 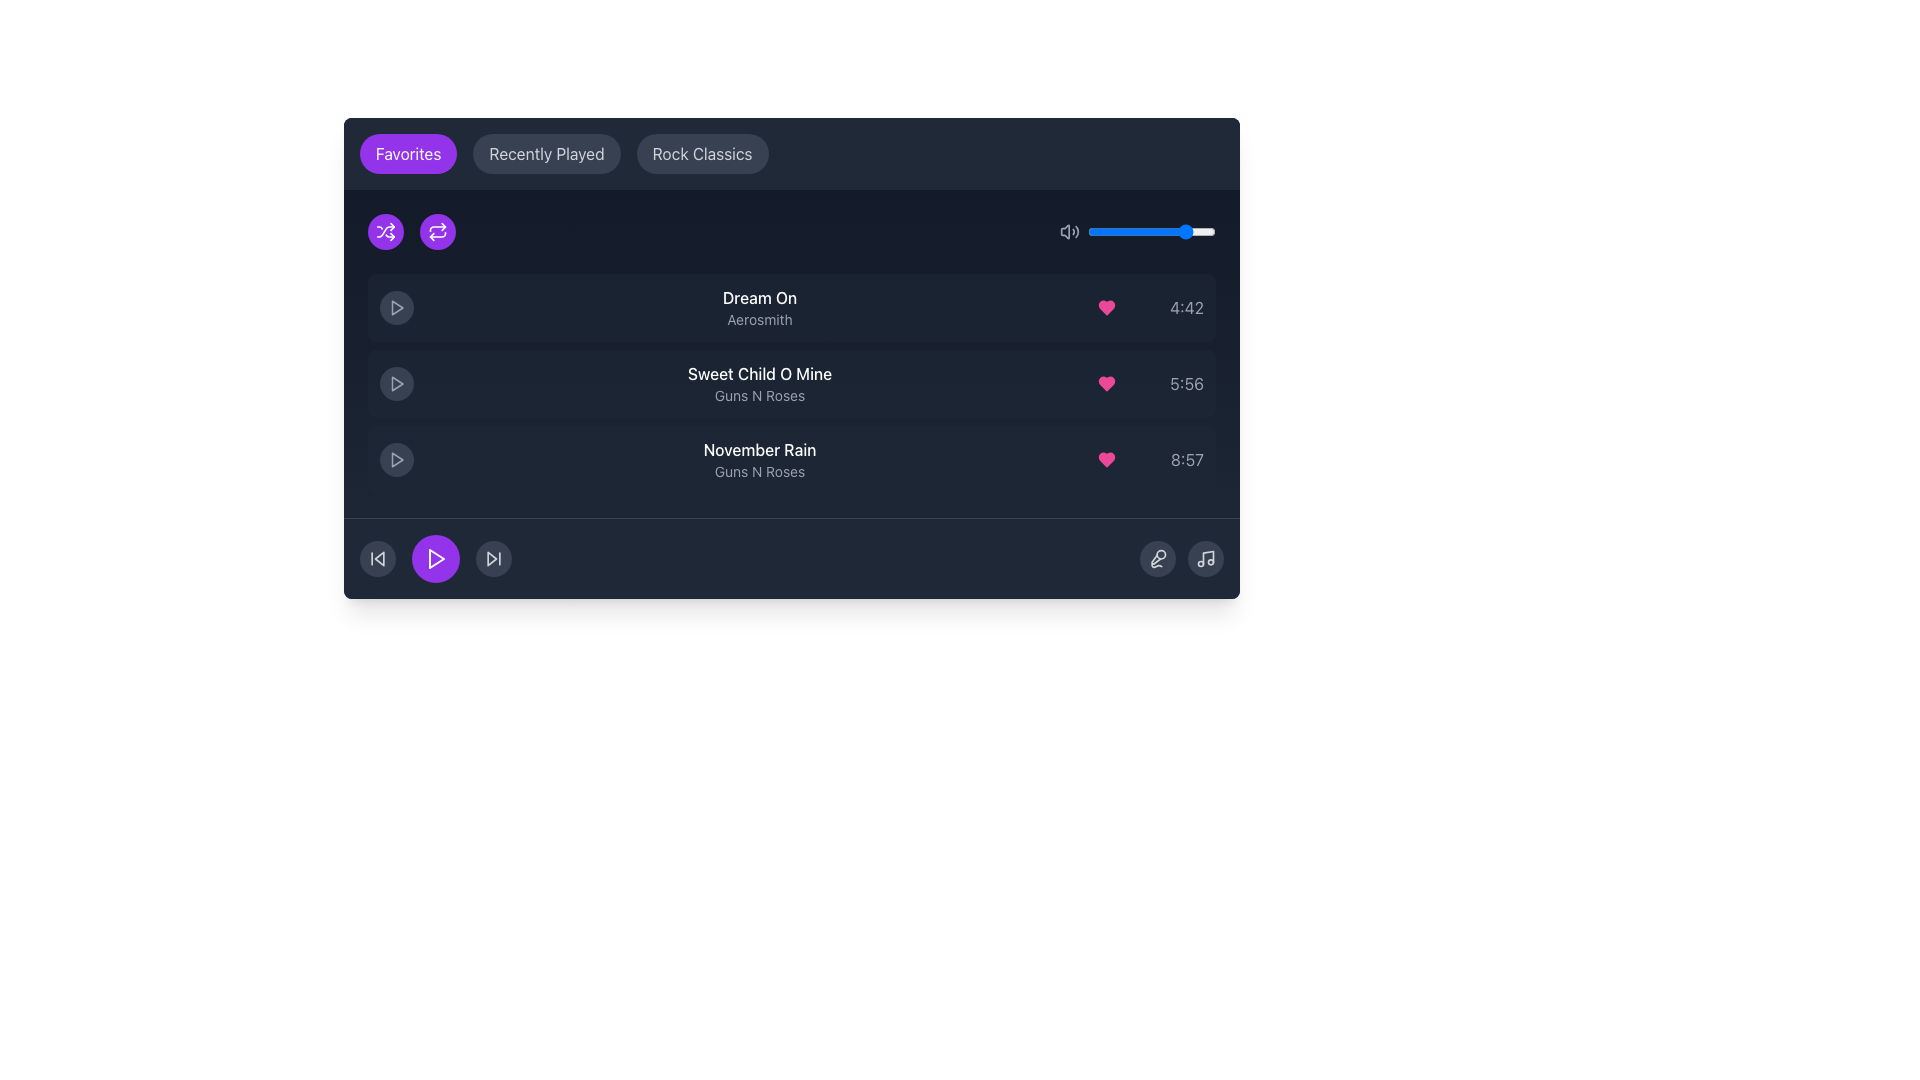 What do you see at coordinates (758, 450) in the screenshot?
I see `text label for the song title 'November Rain' in the playlist, which is located in the third row, above the artist information 'Guns N Roses'` at bounding box center [758, 450].